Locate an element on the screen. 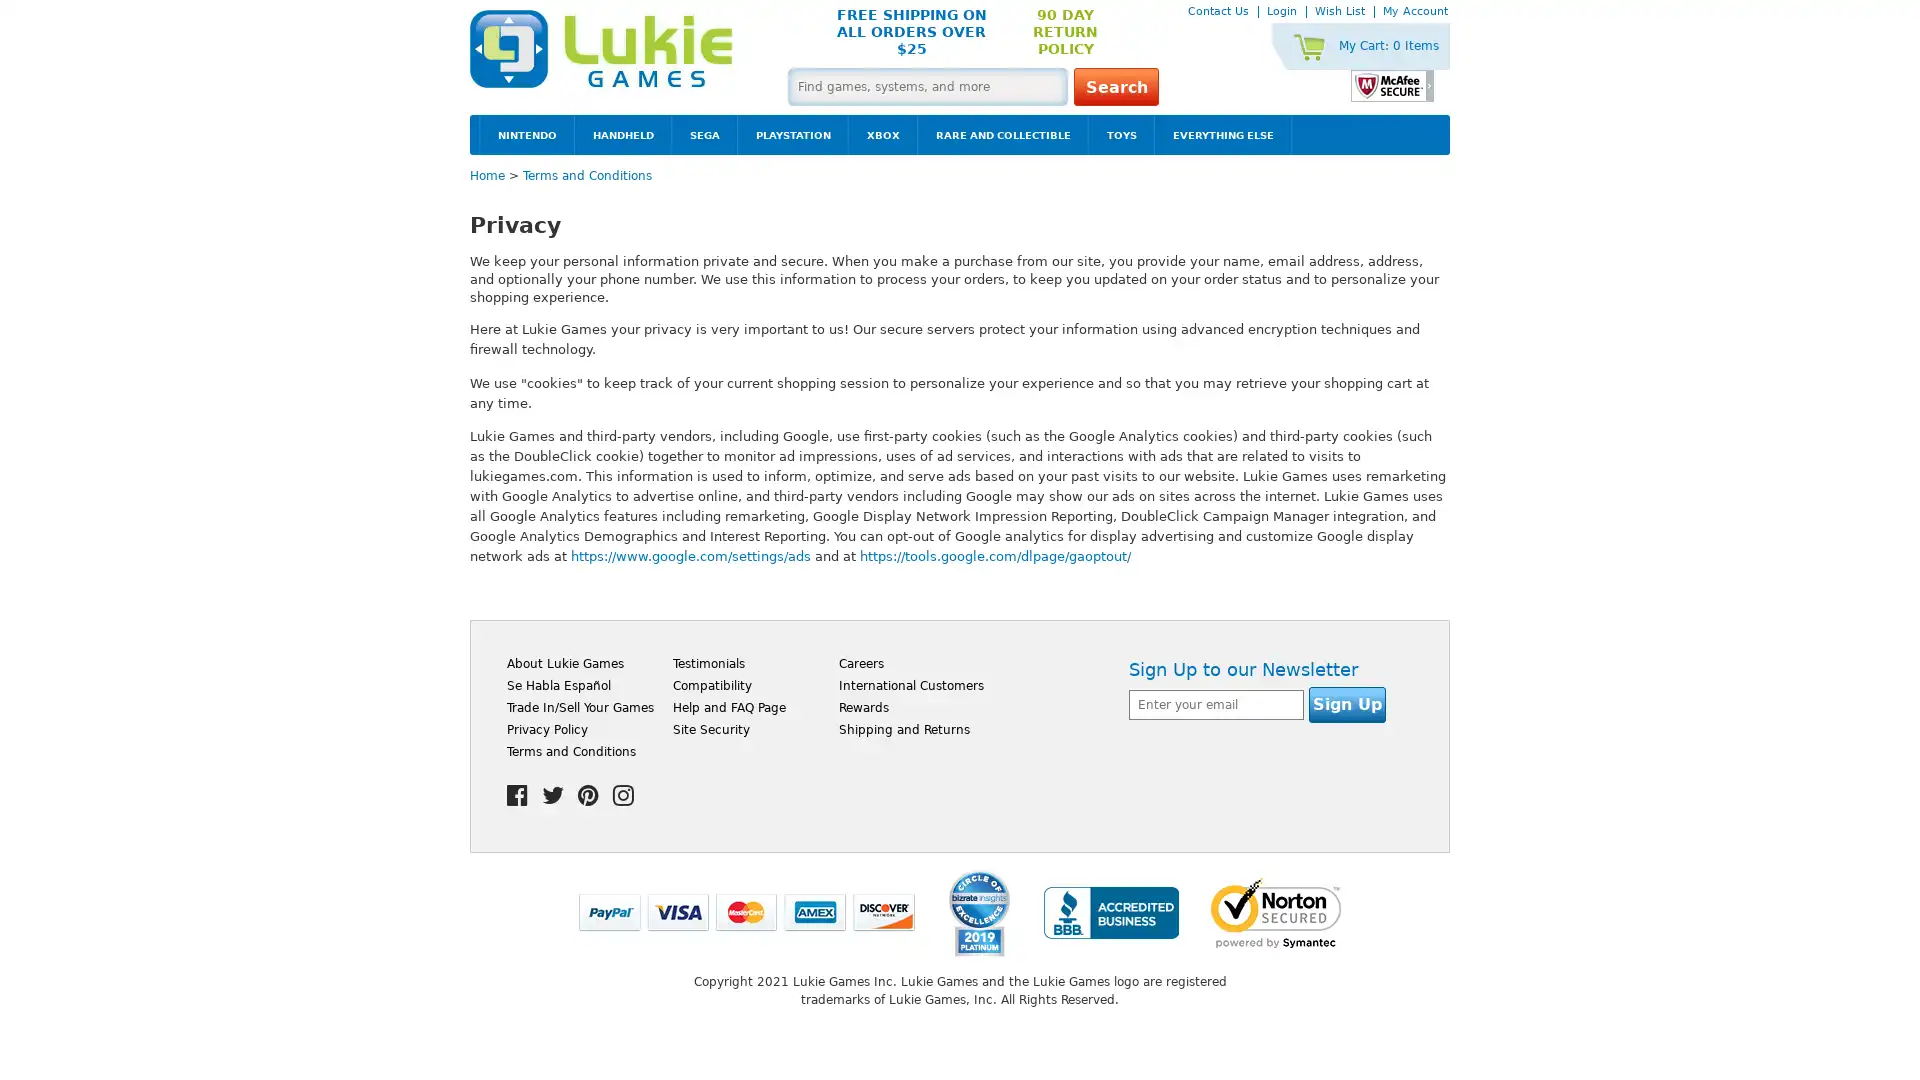 This screenshot has height=1080, width=1920. Search is located at coordinates (1115, 86).